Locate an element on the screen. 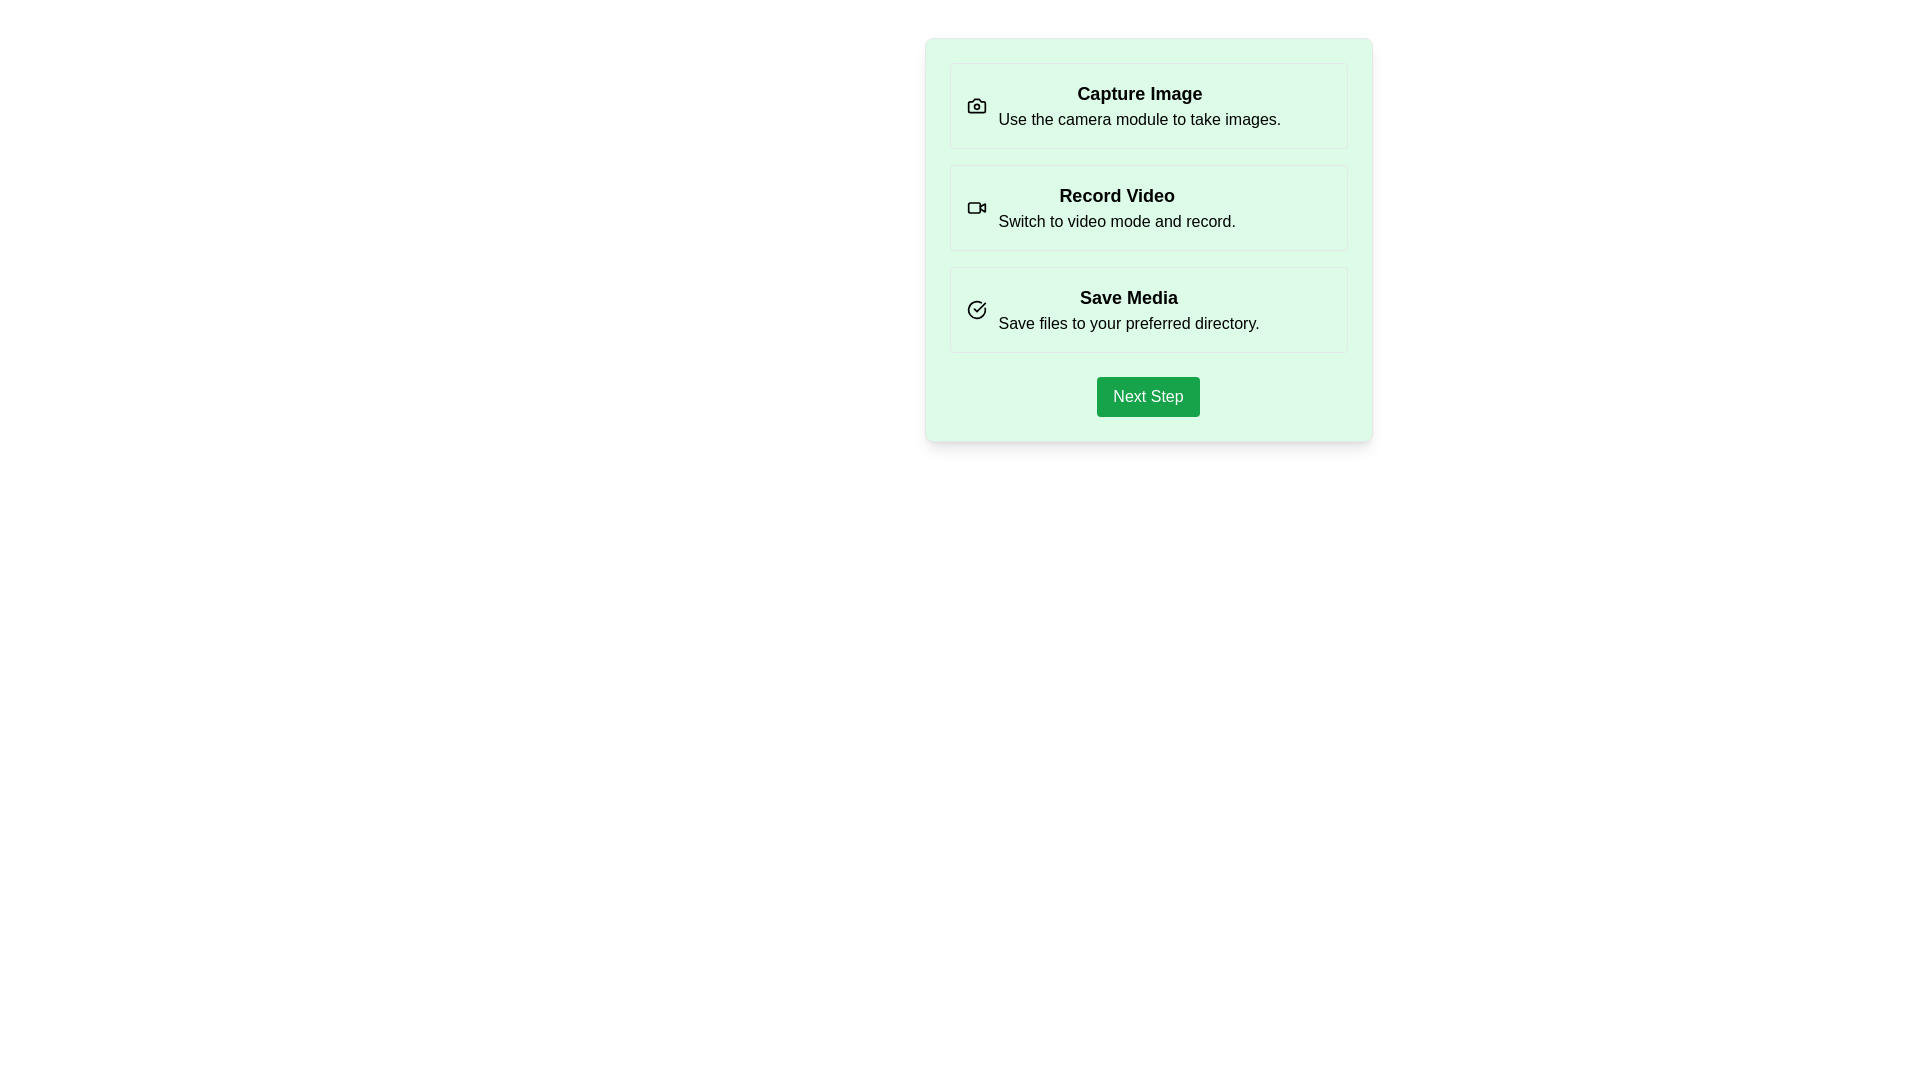 The height and width of the screenshot is (1080, 1920). the decorative or informational SVG icon associated with the 'Save Media' option located in the third row of the options on a light green card is located at coordinates (976, 309).